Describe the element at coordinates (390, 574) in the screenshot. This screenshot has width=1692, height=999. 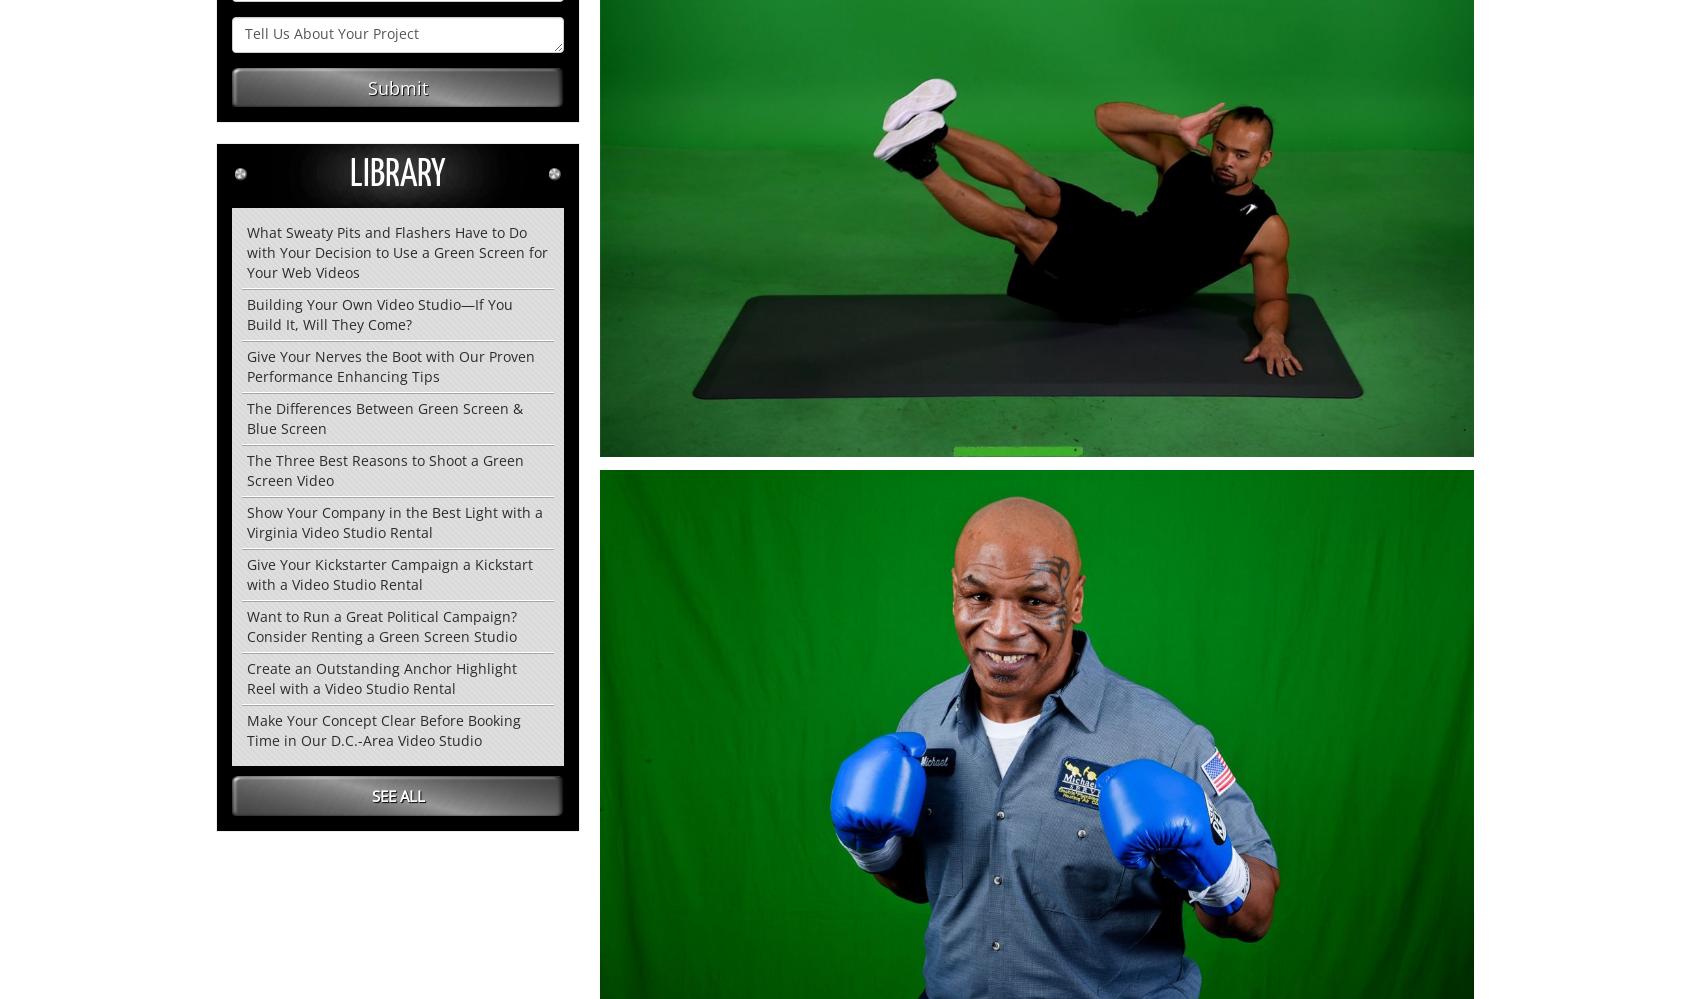
I see `'Give Your Kickstarter Campaign a Kickstart with a Video Studio Rental'` at that location.